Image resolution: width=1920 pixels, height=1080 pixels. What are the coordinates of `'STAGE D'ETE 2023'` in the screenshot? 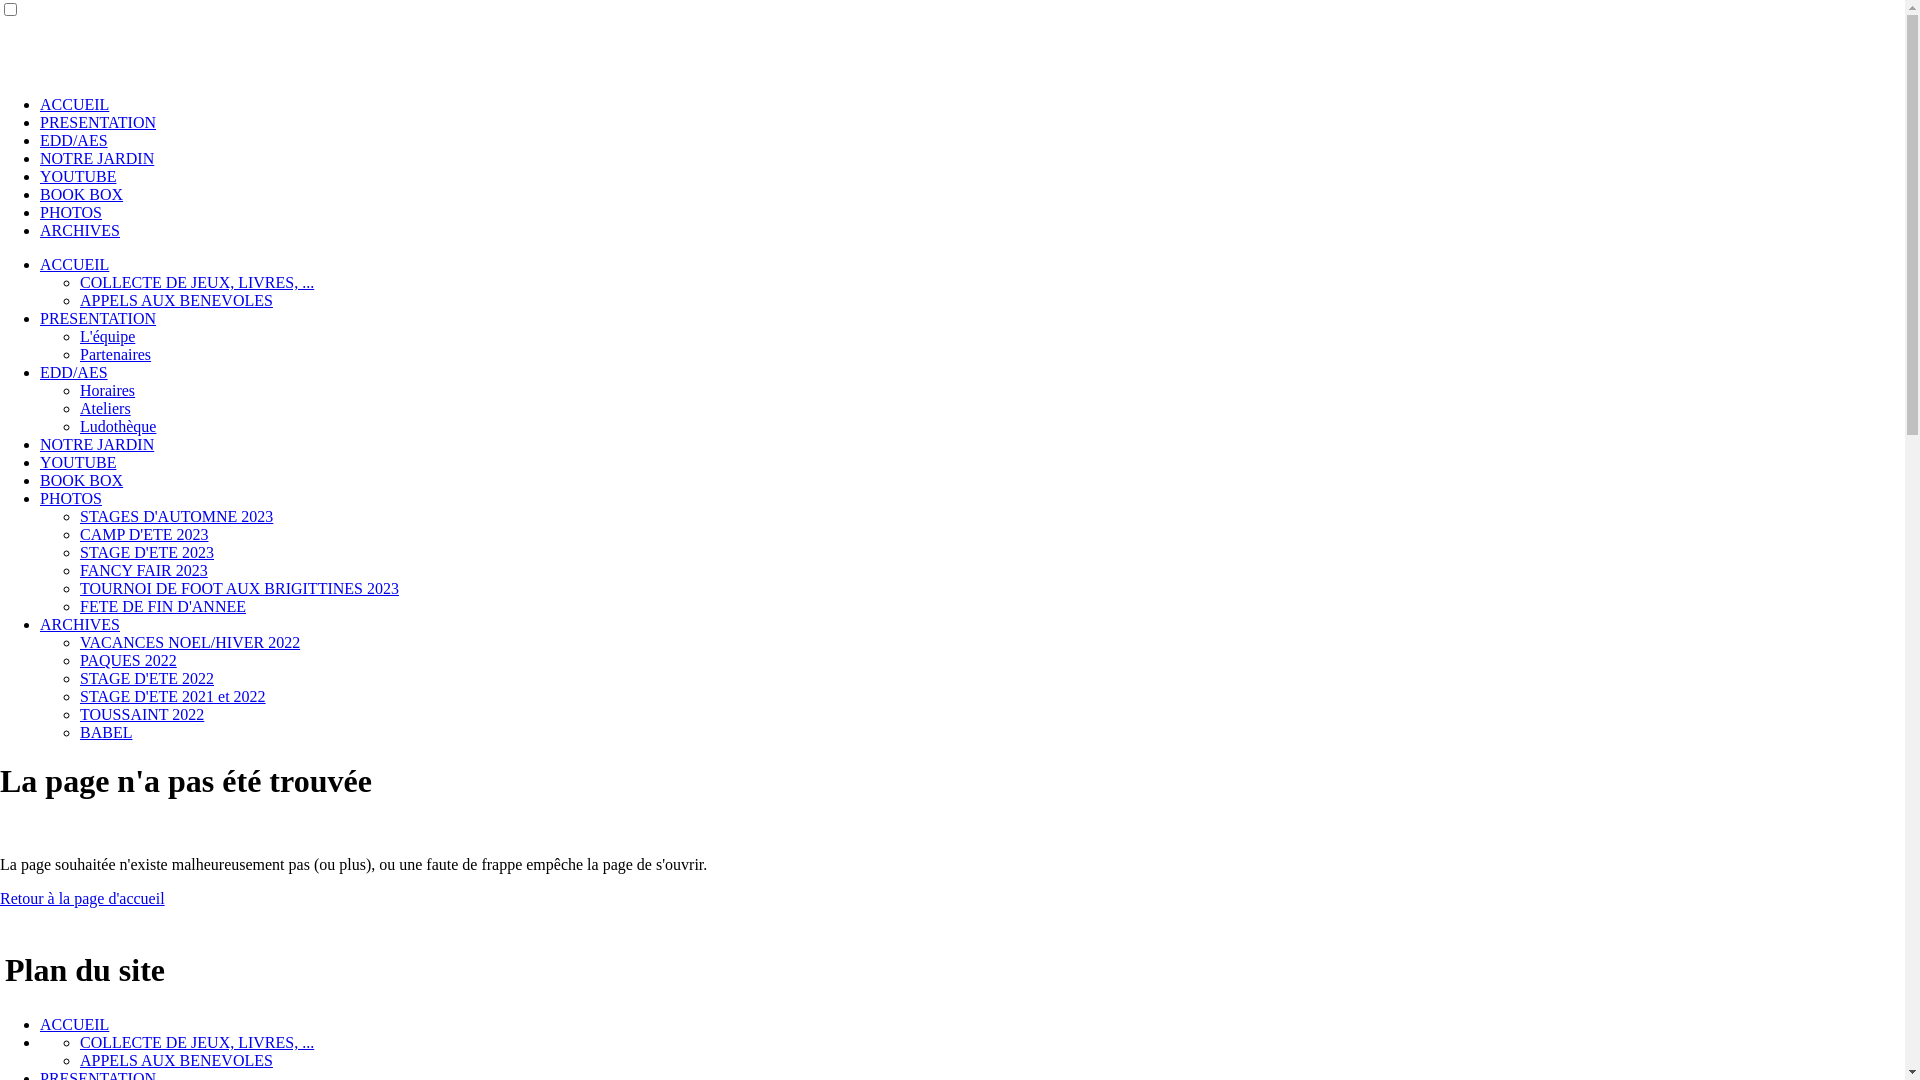 It's located at (146, 552).